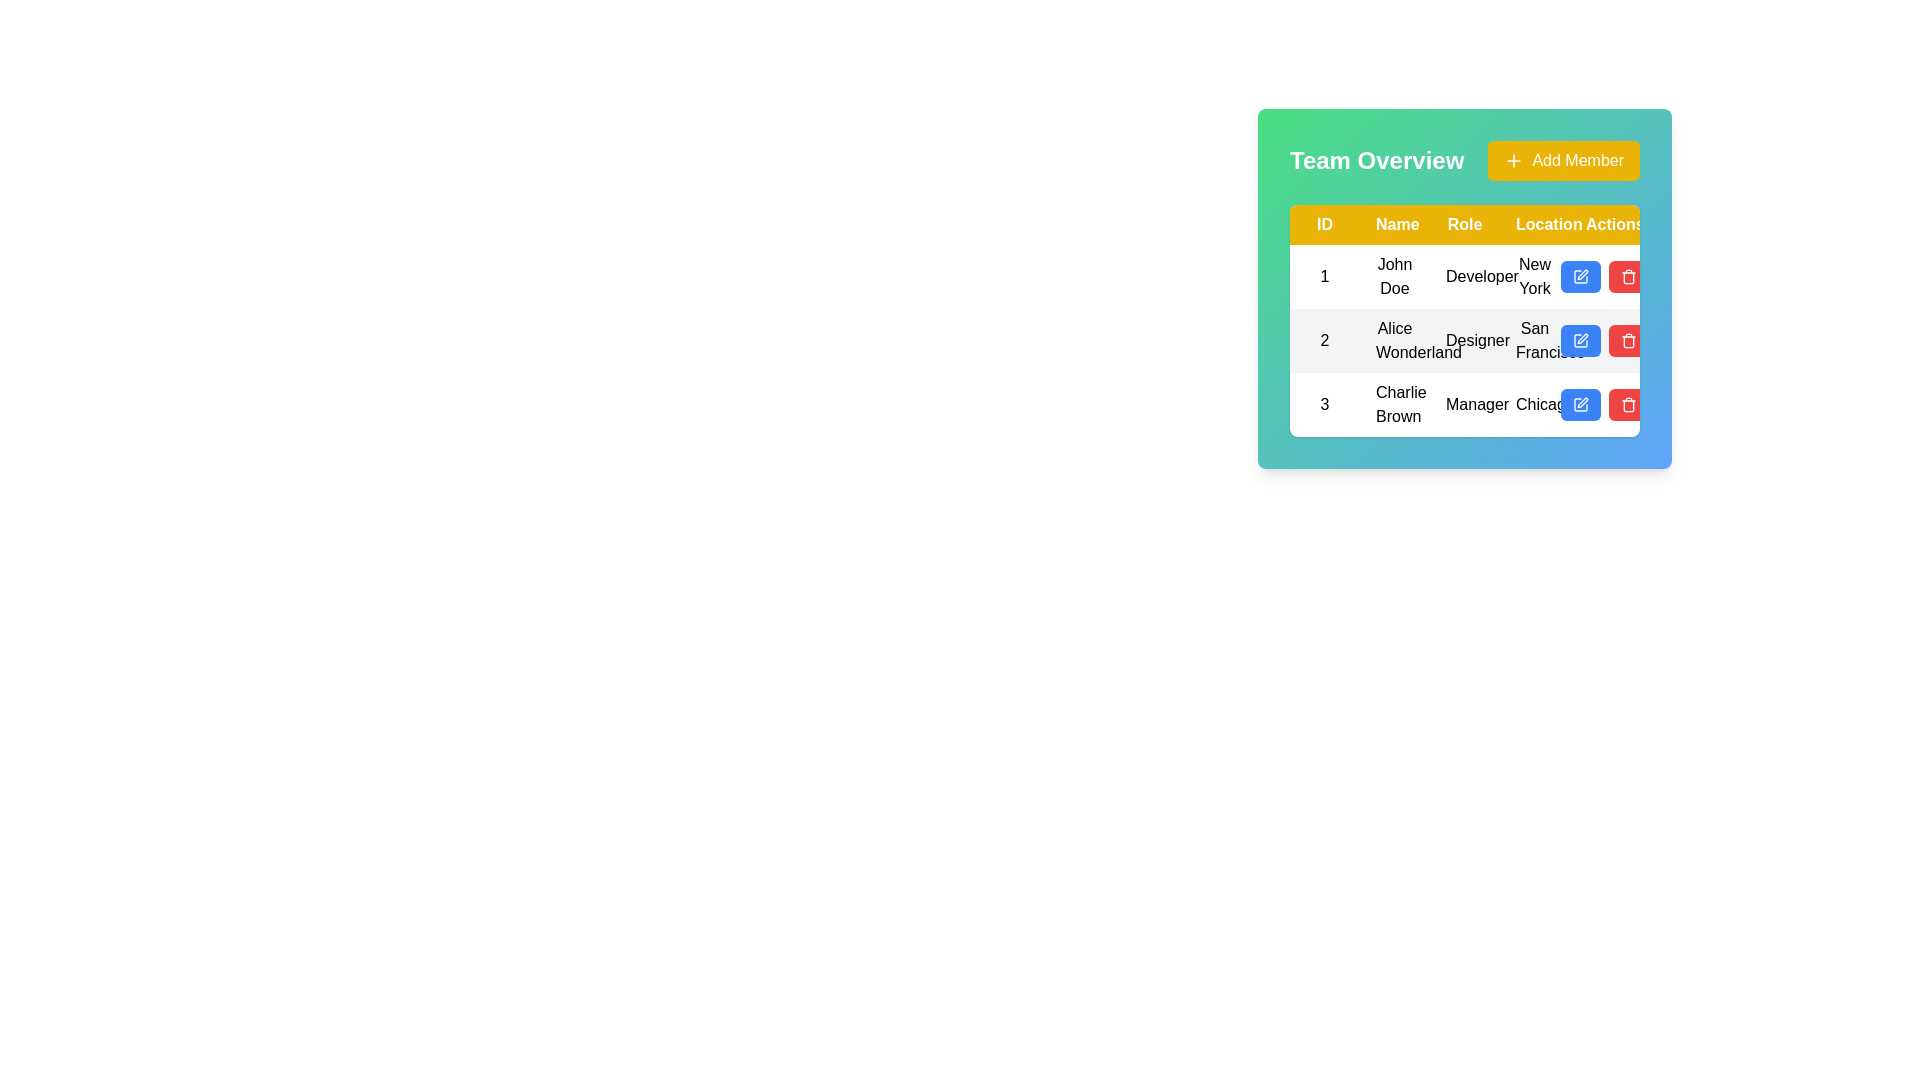 The image size is (1920, 1080). Describe the element at coordinates (1394, 277) in the screenshot. I see `the non-interactive text label displaying the name of an individual in the second column of the first row of the 'Team Overview' table` at that location.